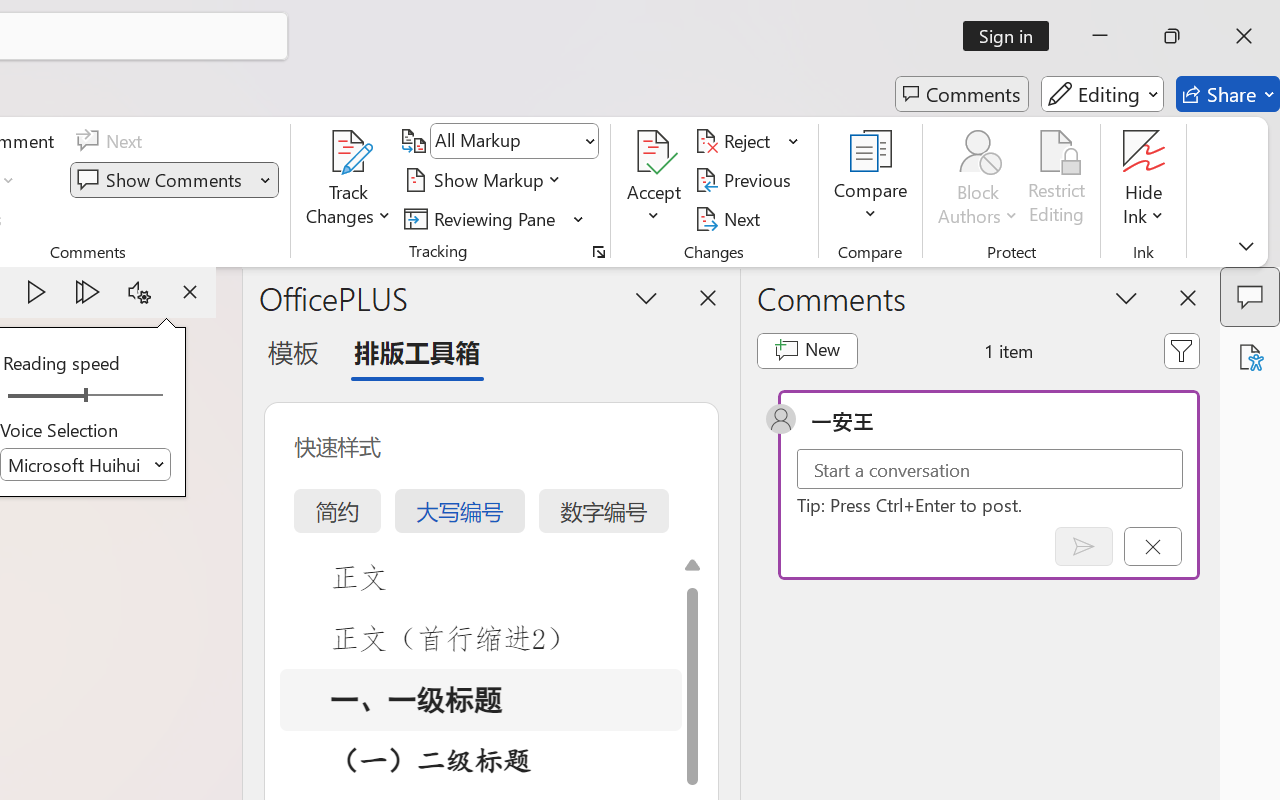  I want to click on 'Cancel', so click(1152, 546).